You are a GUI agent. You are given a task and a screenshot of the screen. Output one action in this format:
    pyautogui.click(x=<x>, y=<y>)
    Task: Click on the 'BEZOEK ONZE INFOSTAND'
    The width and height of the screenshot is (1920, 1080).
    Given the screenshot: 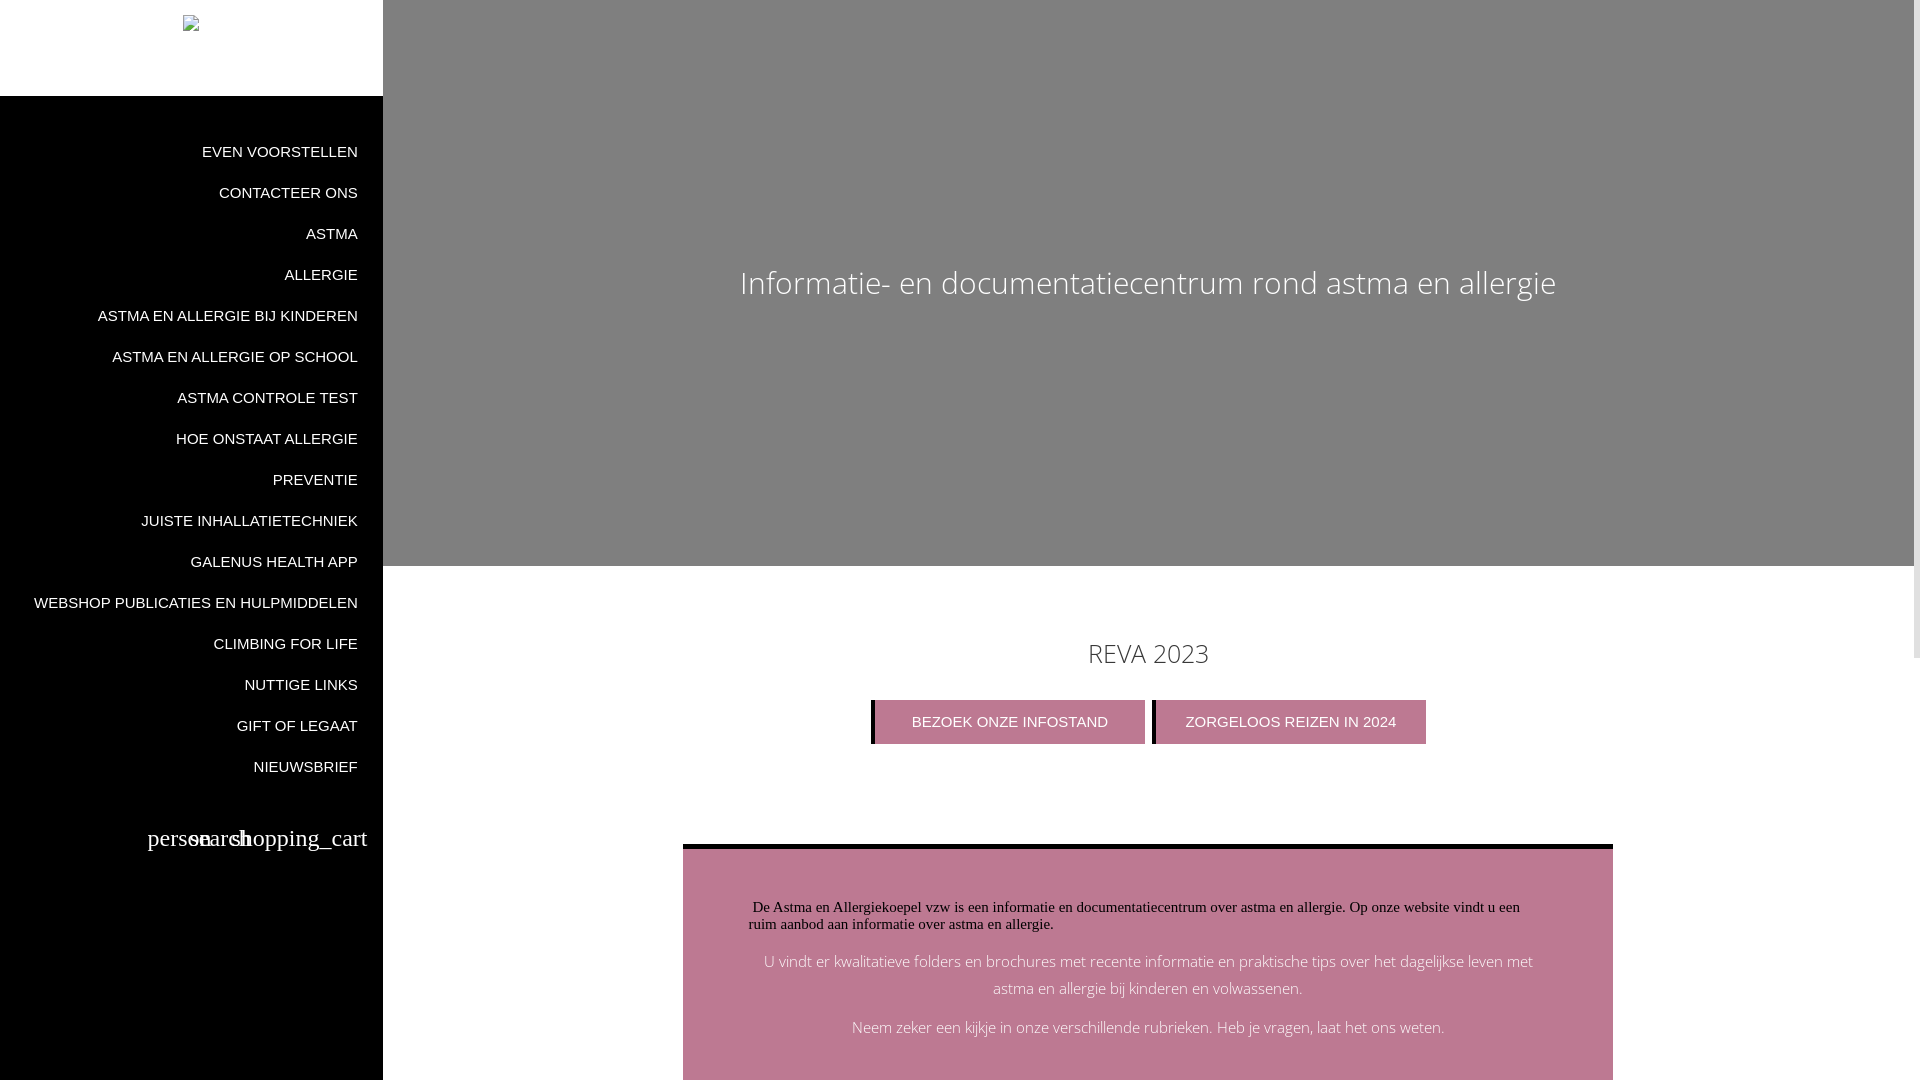 What is the action you would take?
    pyautogui.click(x=1008, y=721)
    